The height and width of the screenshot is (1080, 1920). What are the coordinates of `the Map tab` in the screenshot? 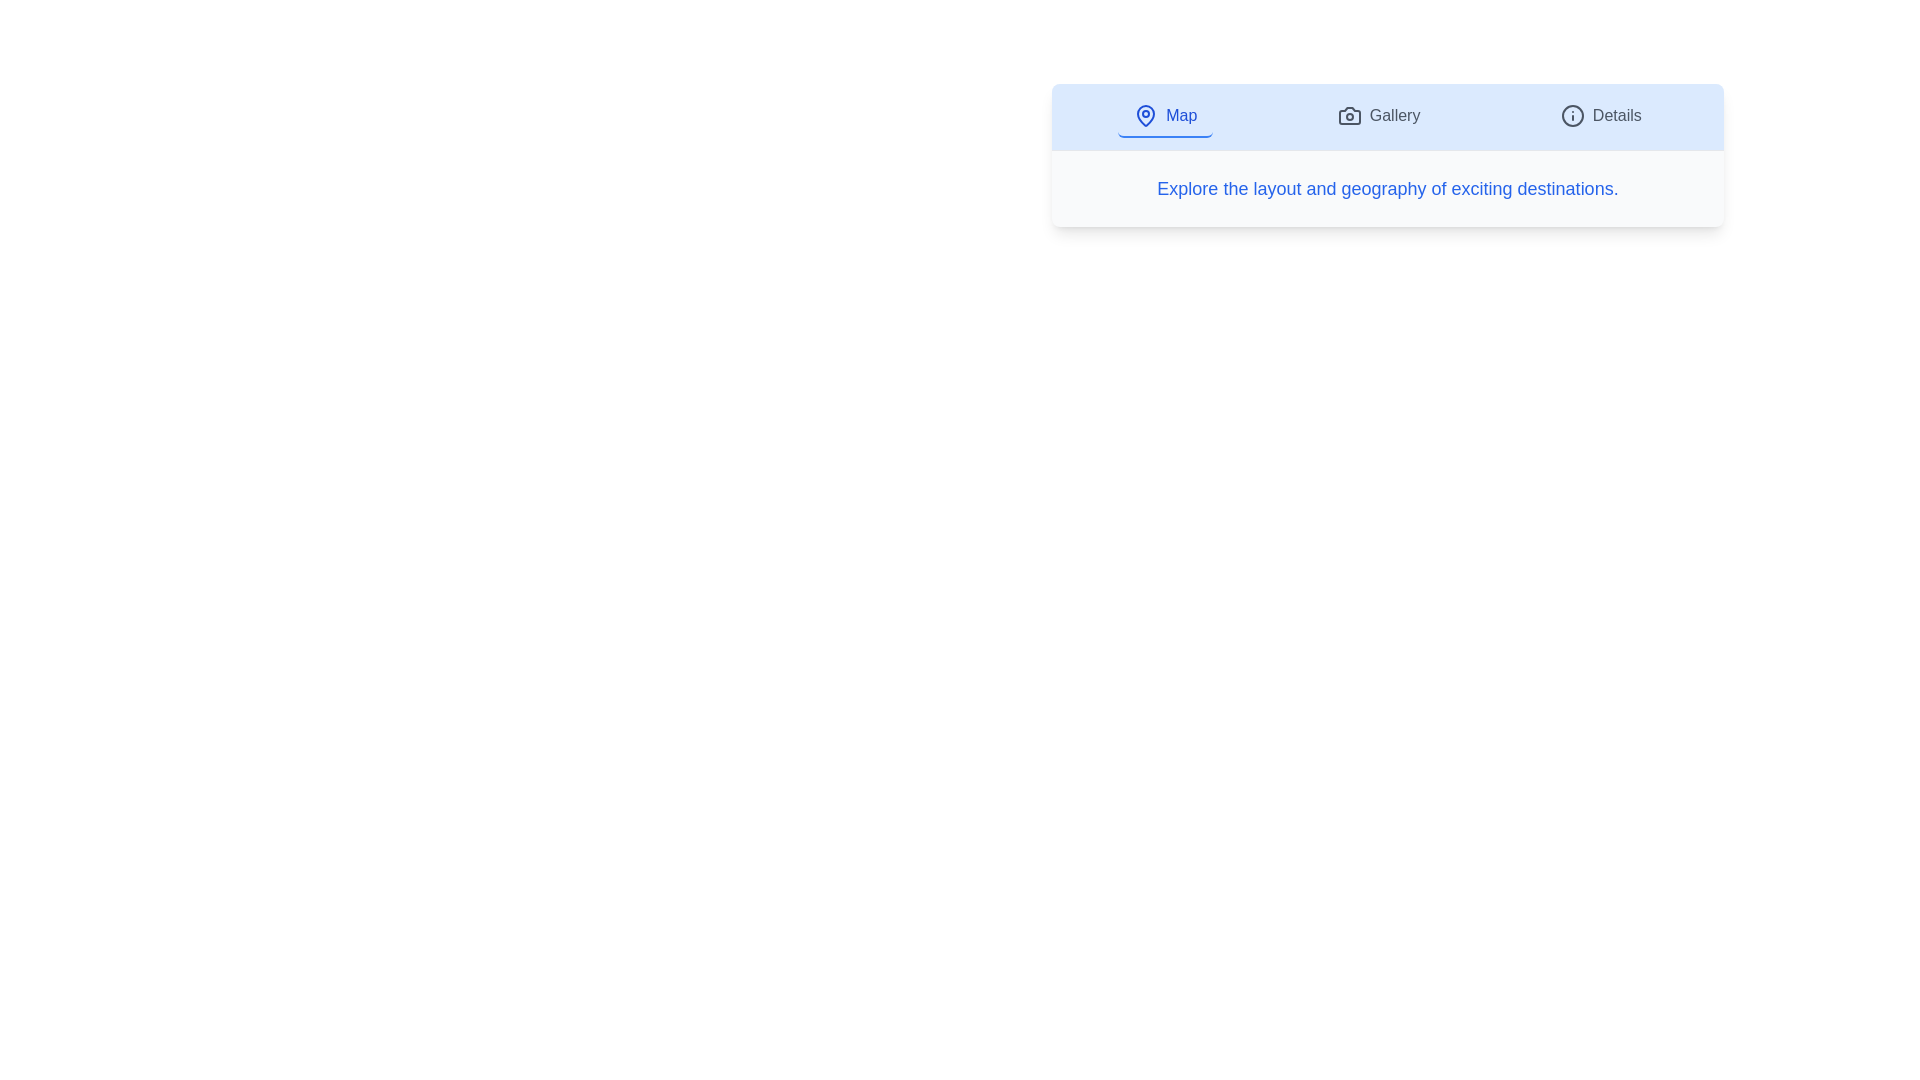 It's located at (1165, 116).